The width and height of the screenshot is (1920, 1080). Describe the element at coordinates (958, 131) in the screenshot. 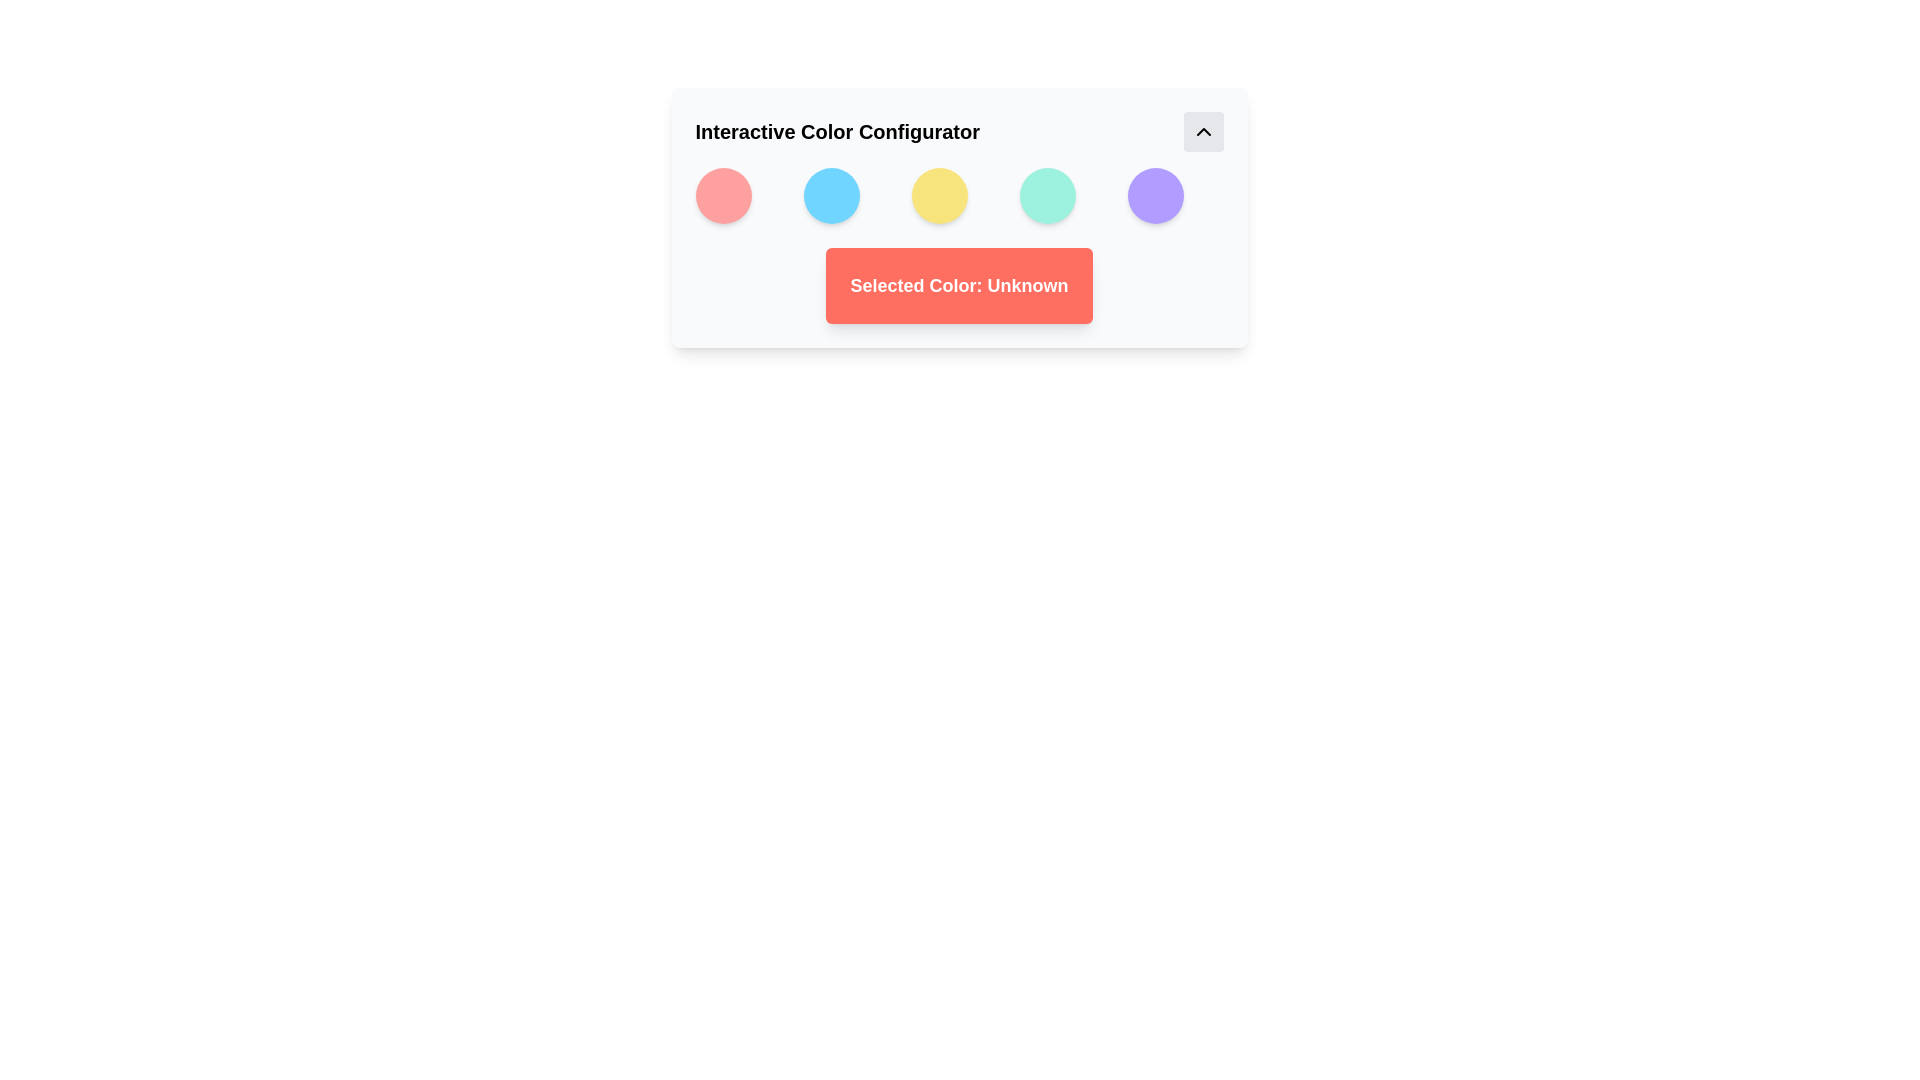

I see `the 'Interactive Color Configurator' header to activate the dropdown menu` at that location.